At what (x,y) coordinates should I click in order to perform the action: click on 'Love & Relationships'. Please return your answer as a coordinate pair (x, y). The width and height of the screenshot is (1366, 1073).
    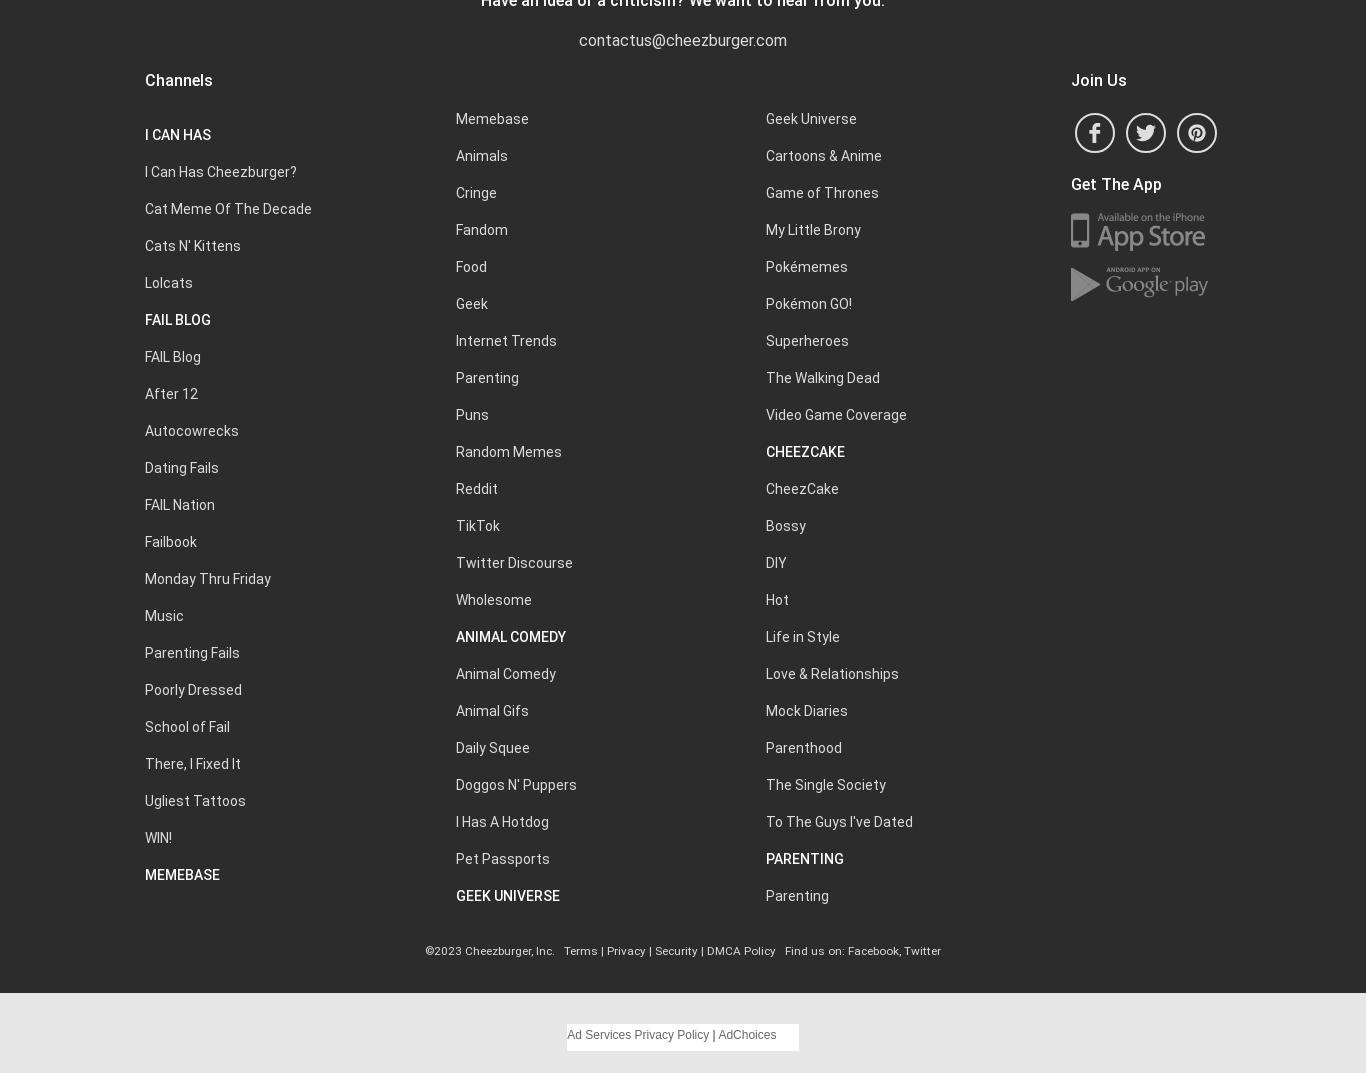
    Looking at the image, I should click on (831, 673).